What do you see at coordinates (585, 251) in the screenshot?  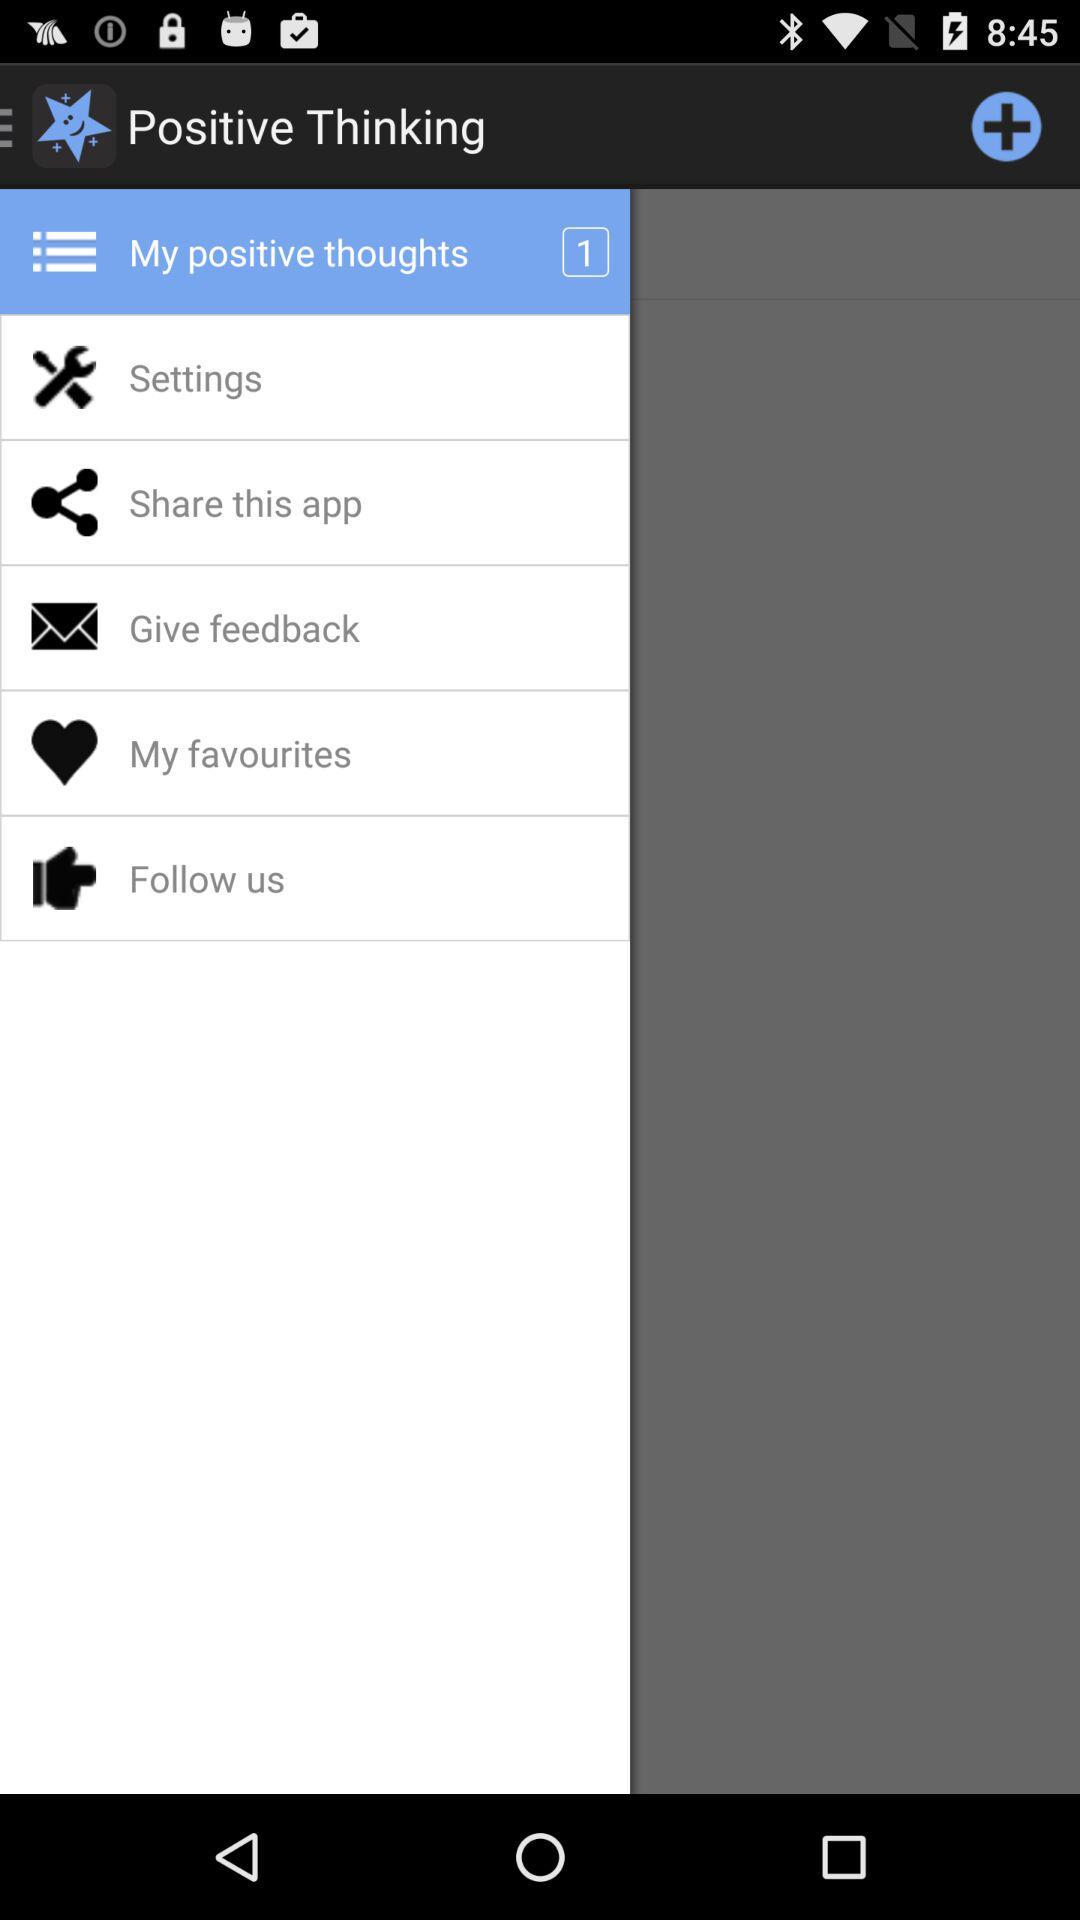 I see `1 app` at bounding box center [585, 251].